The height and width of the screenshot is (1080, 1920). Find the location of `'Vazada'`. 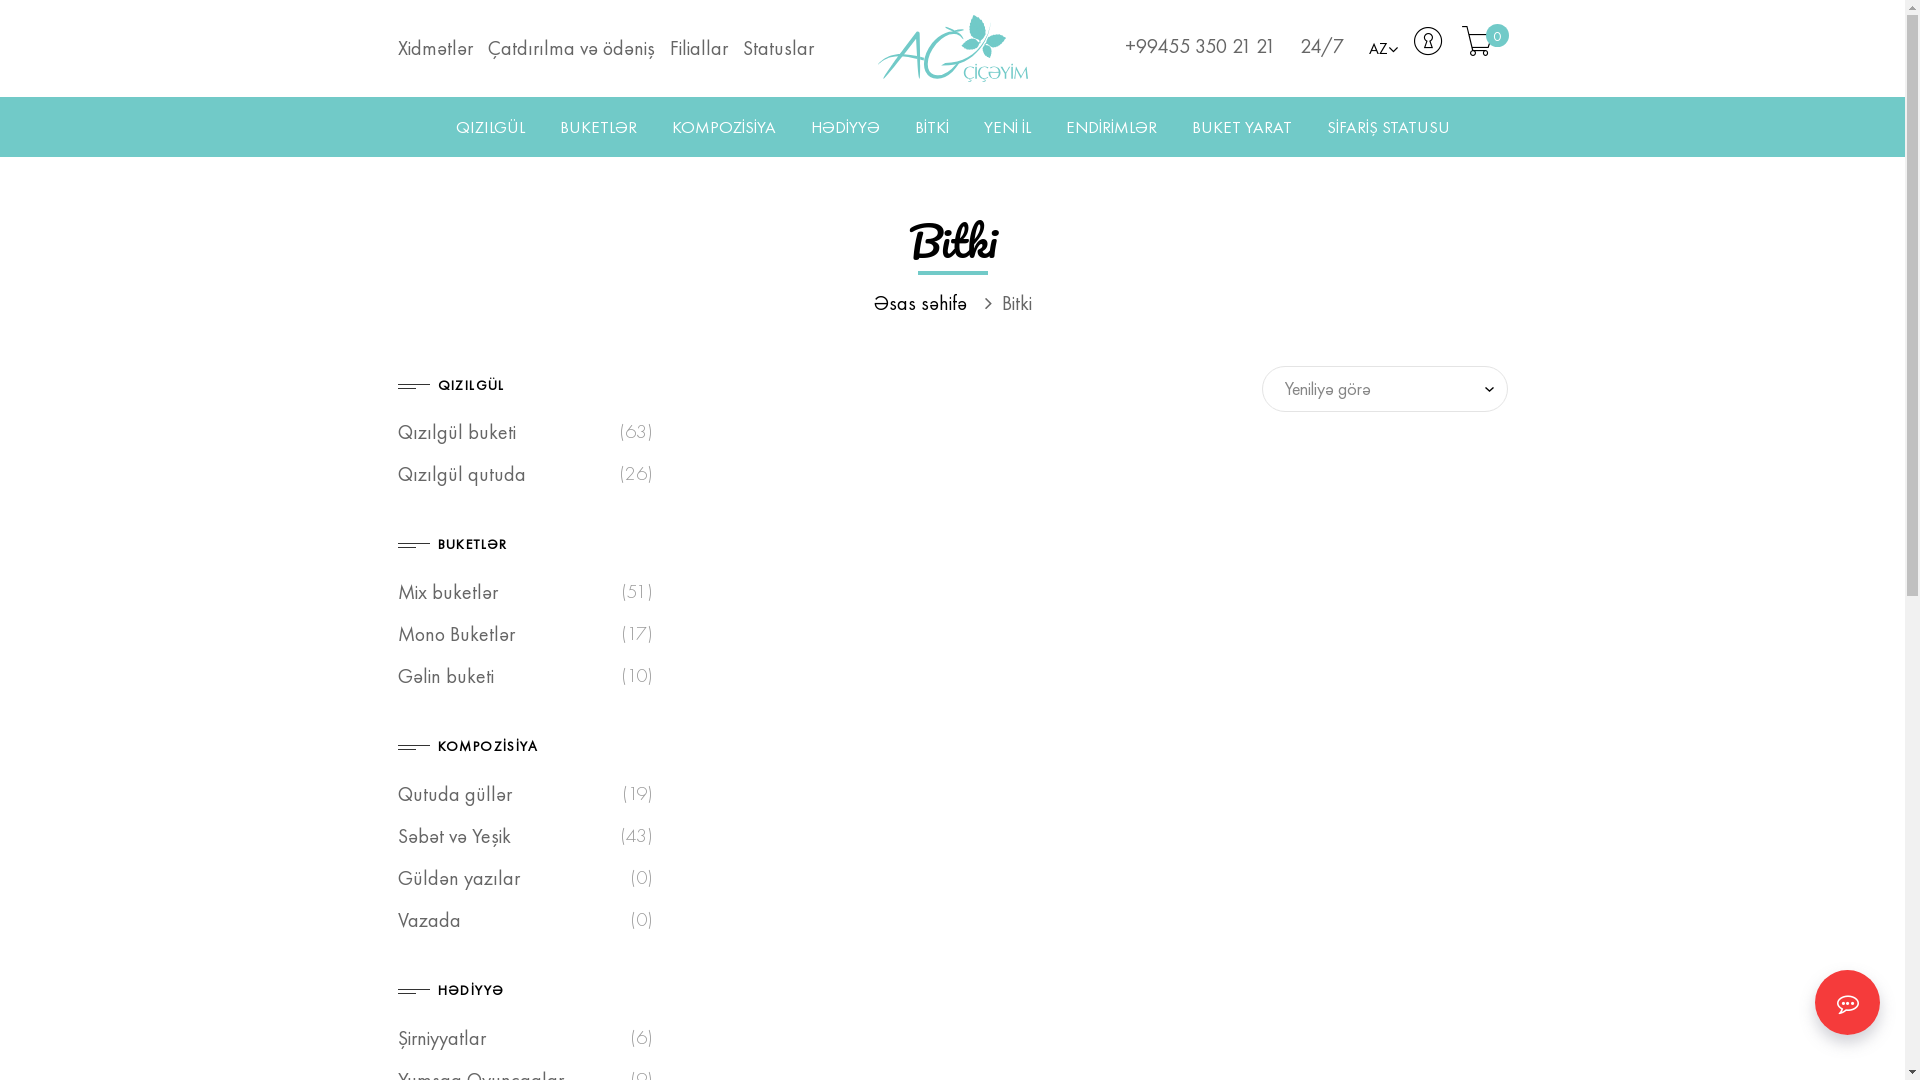

'Vazada' is located at coordinates (428, 920).